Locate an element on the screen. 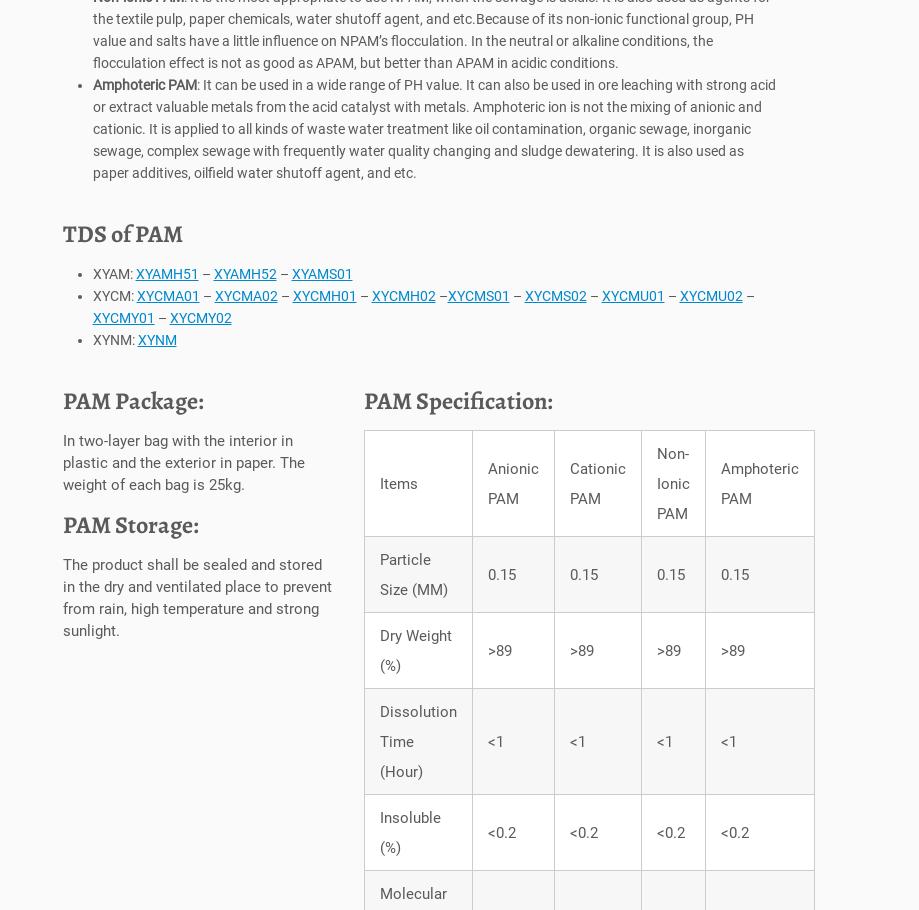 The width and height of the screenshot is (919, 910). 'Non-Ionic PAM' is located at coordinates (671, 488).